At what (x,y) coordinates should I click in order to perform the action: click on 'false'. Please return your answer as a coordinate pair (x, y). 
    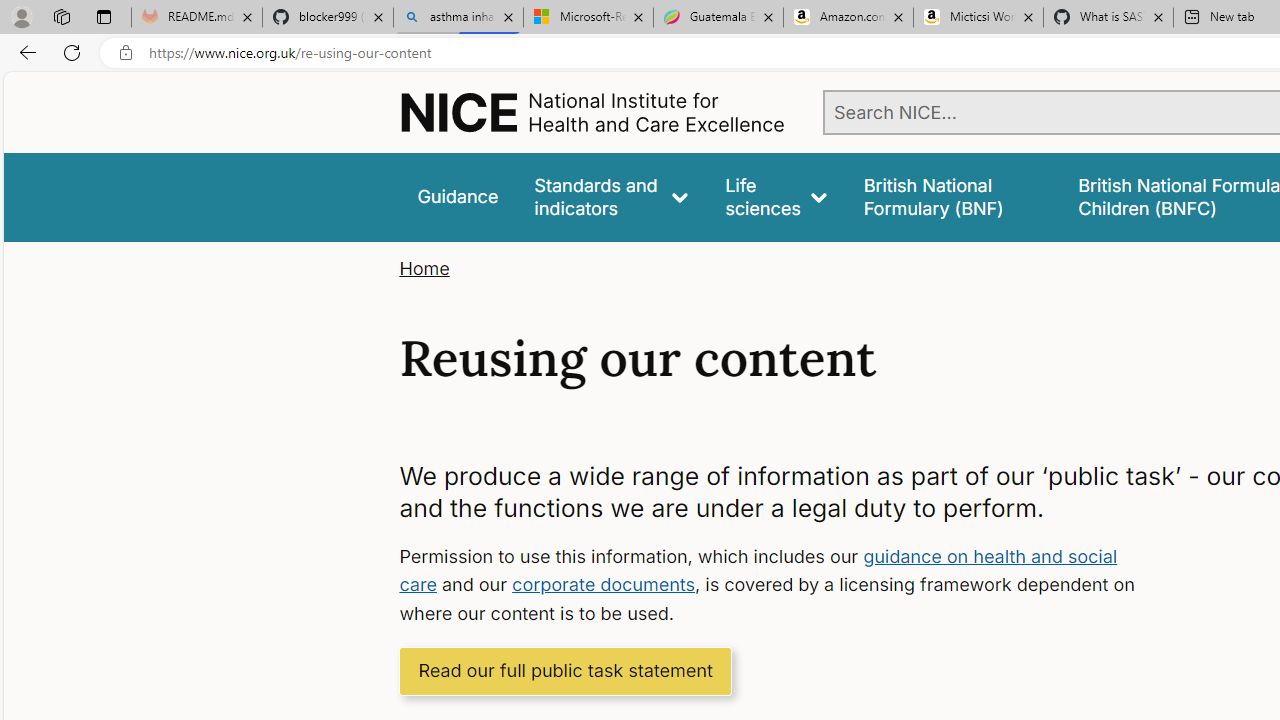
    Looking at the image, I should click on (951, 197).